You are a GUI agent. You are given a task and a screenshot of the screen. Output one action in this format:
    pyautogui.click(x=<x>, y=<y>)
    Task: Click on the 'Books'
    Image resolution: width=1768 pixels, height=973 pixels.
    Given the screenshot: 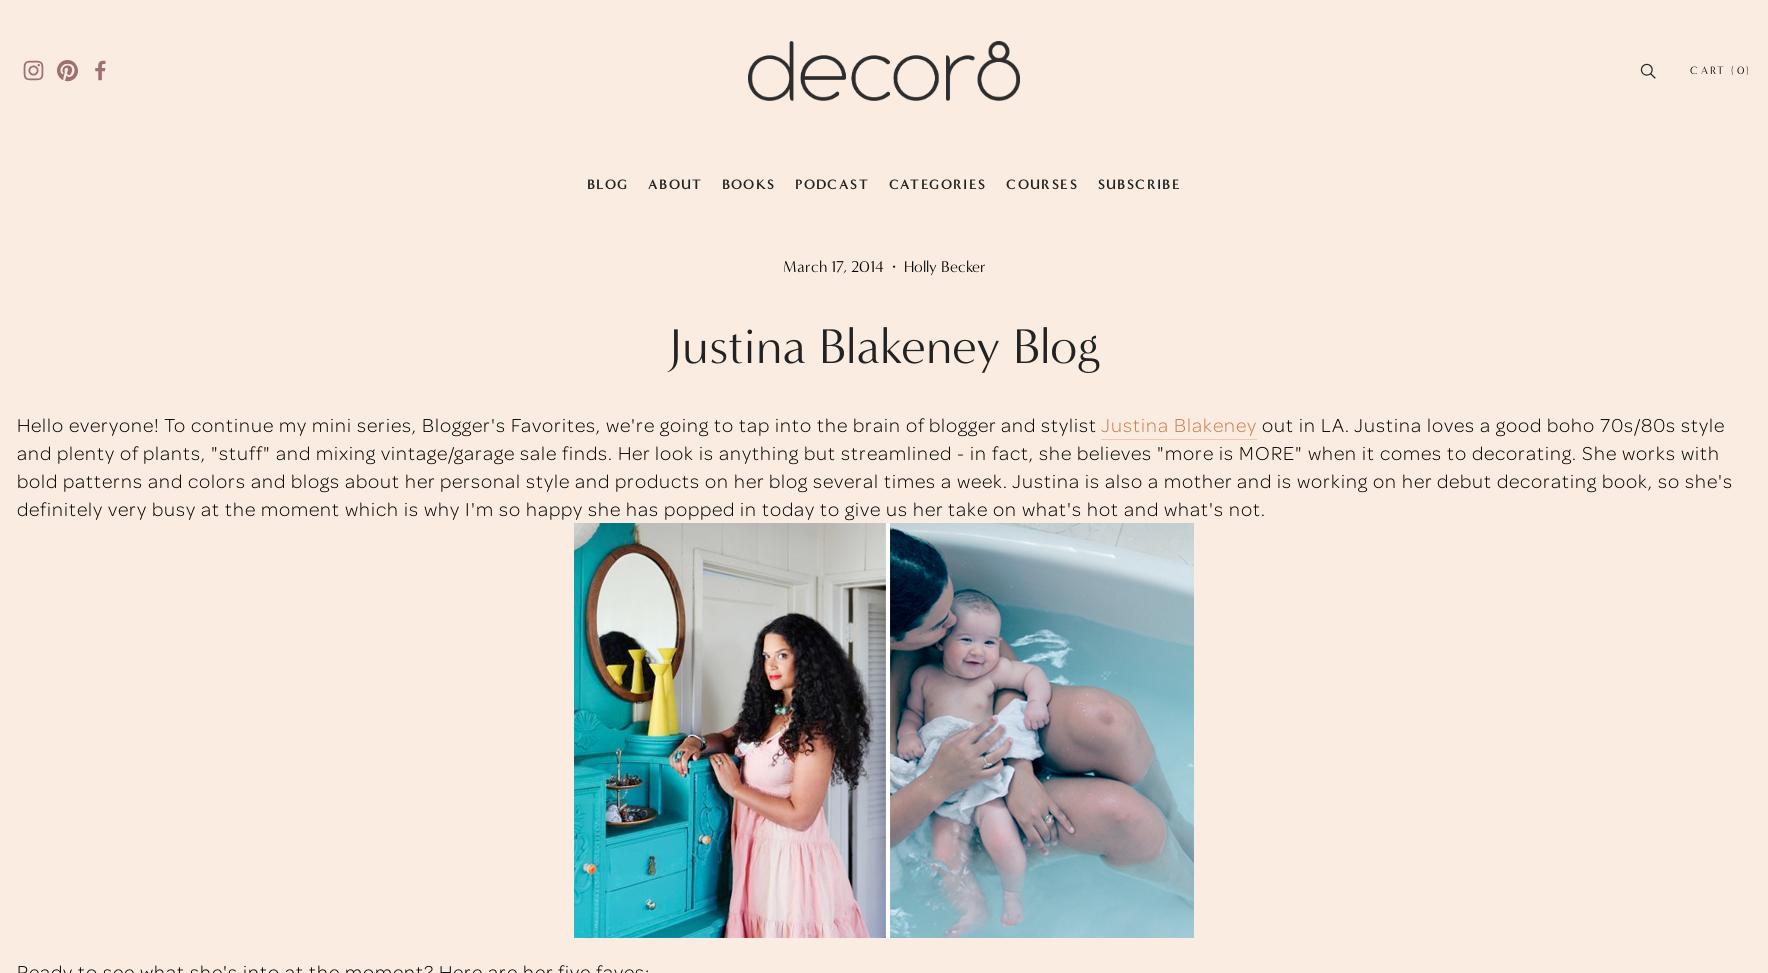 What is the action you would take?
    pyautogui.click(x=748, y=183)
    